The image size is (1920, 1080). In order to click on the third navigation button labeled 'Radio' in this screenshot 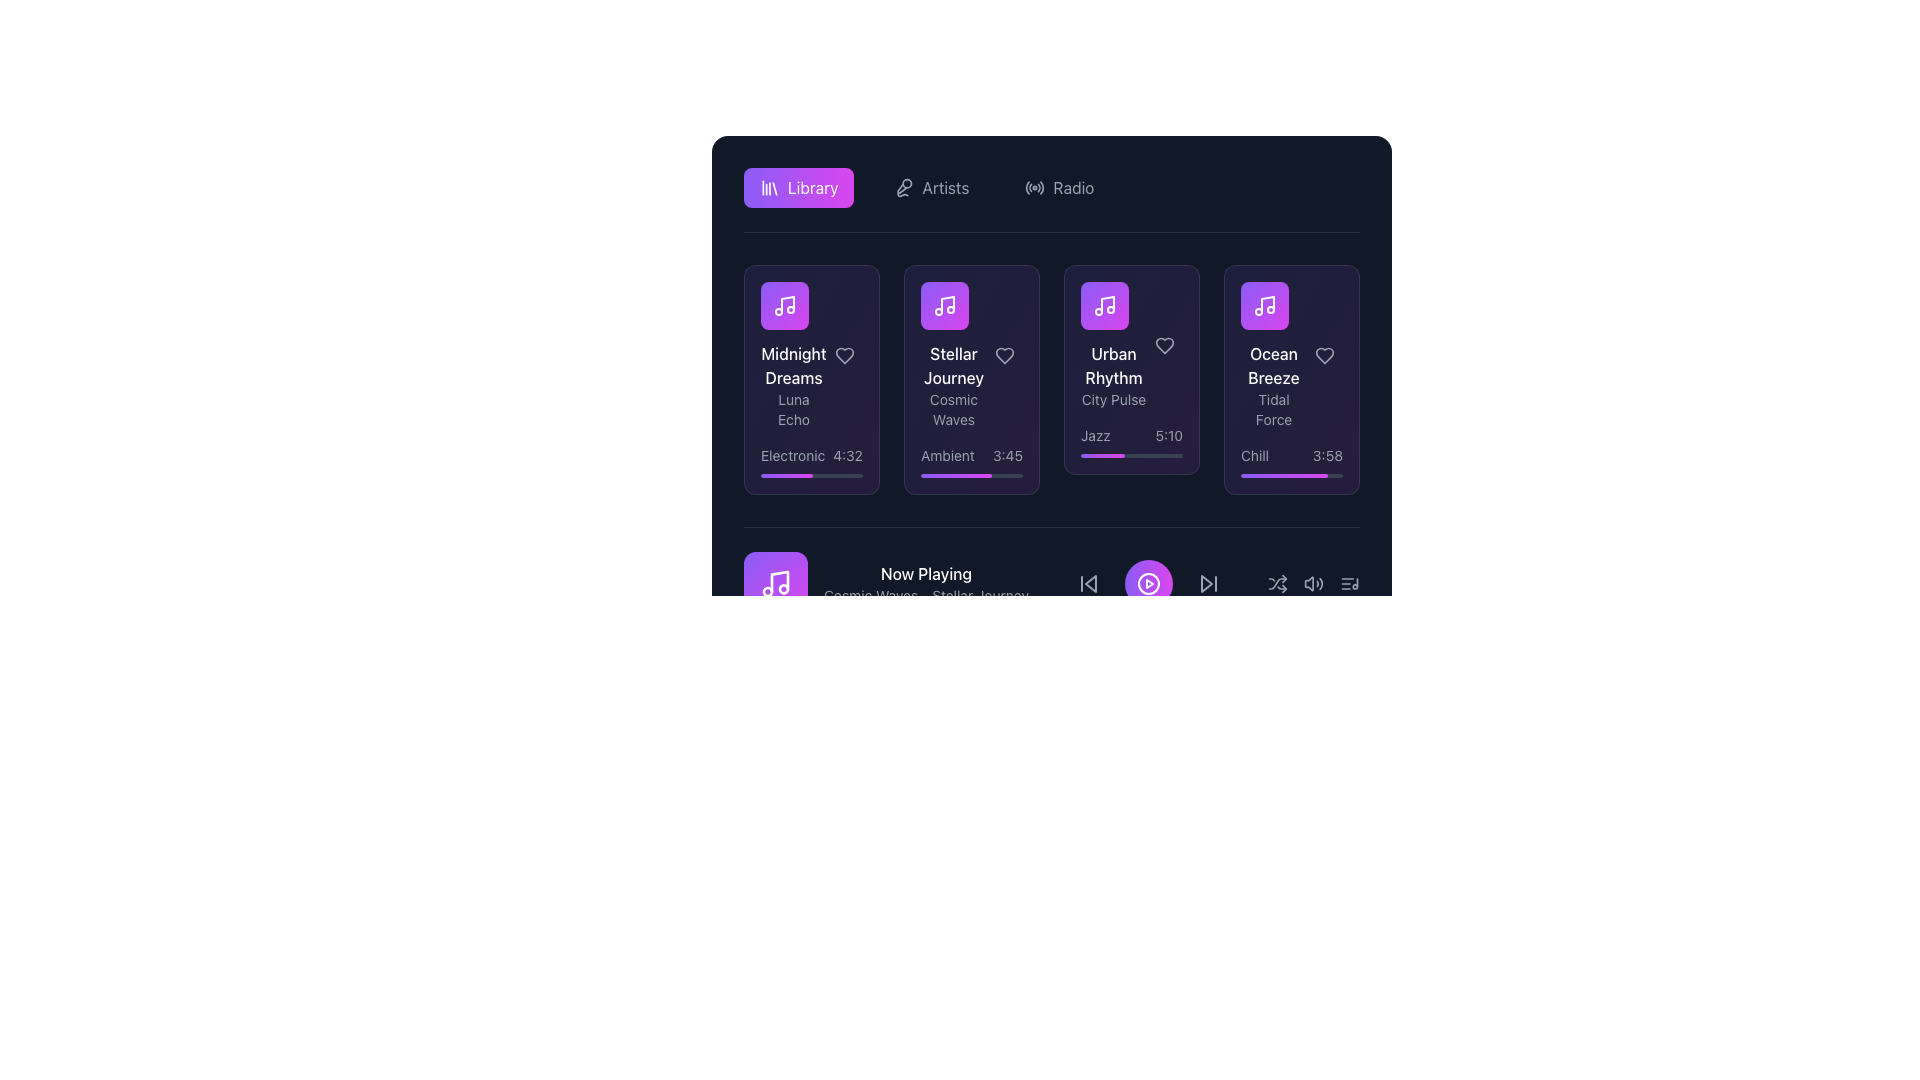, I will do `click(1058, 188)`.